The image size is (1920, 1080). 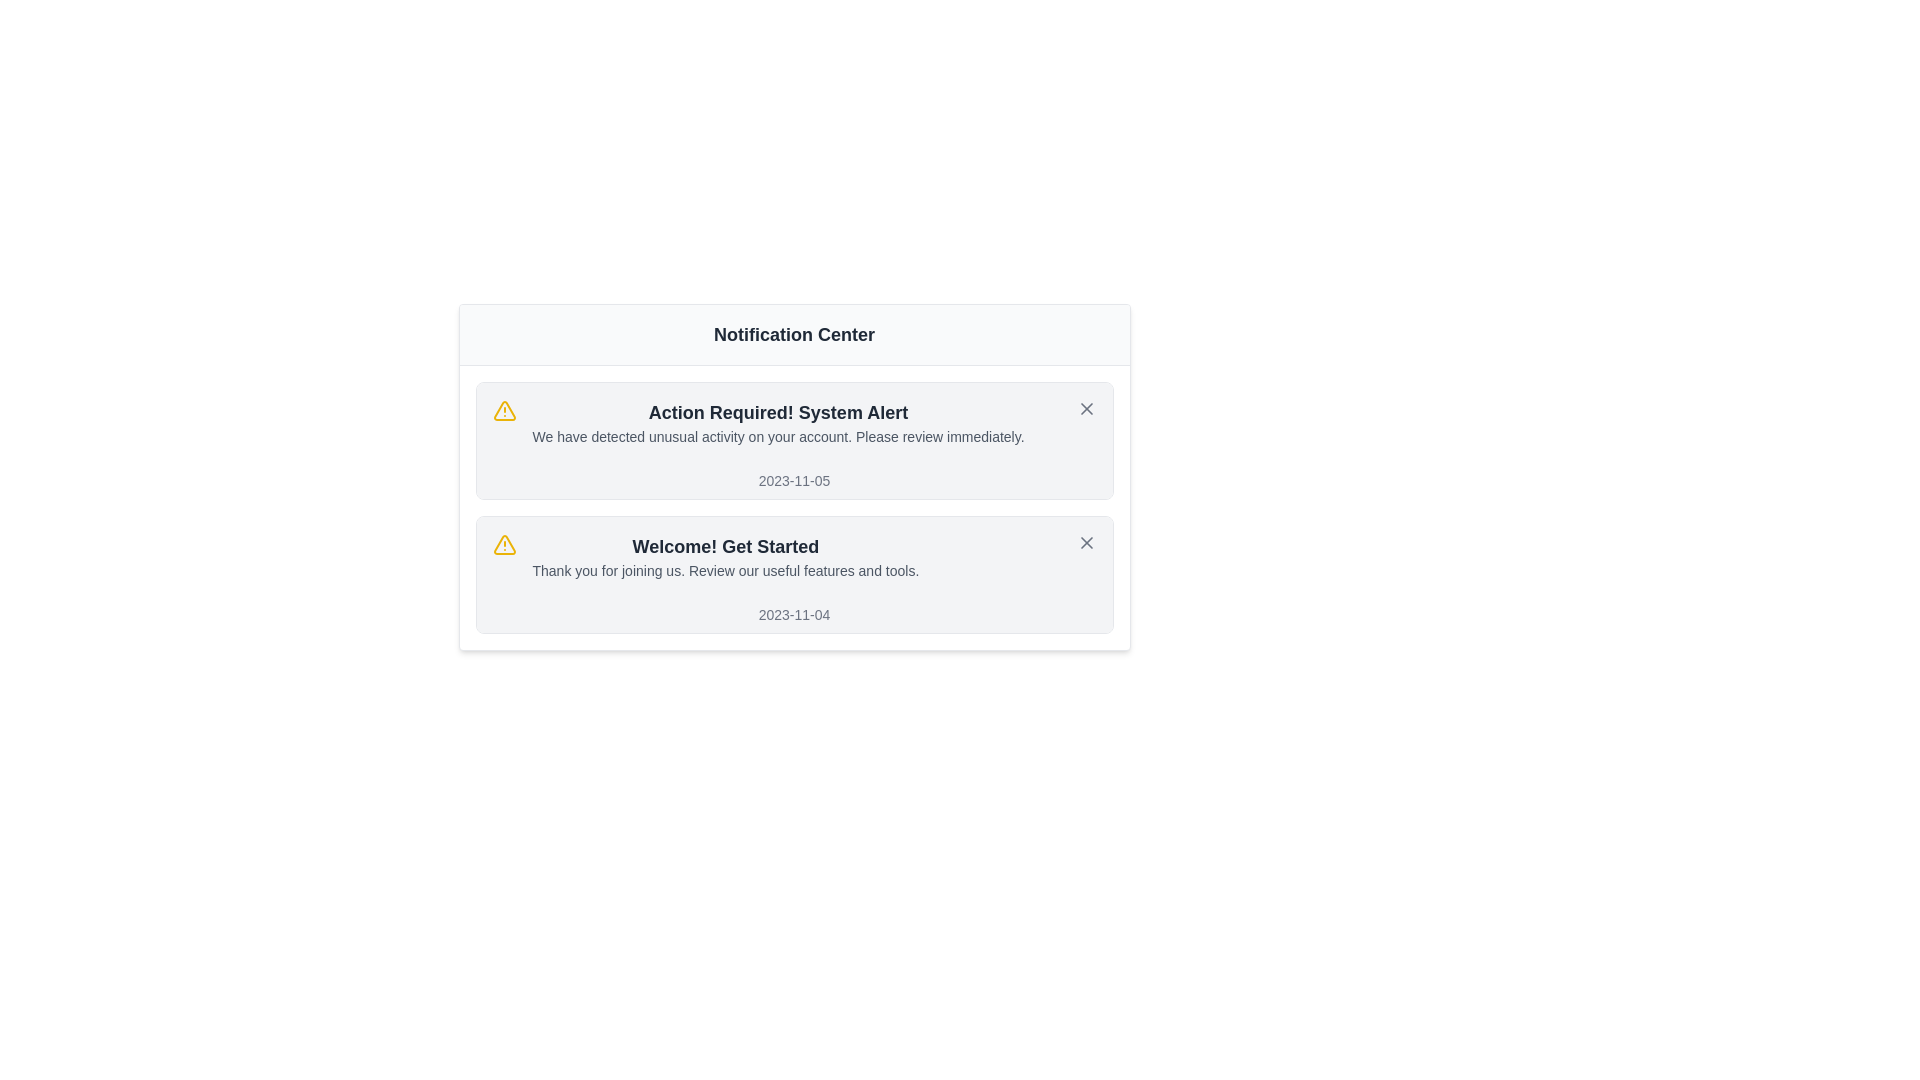 What do you see at coordinates (793, 613) in the screenshot?
I see `date information displayed in the text label located at the bottom of the 'Welcome! Get Started' notification in the Notification Center` at bounding box center [793, 613].